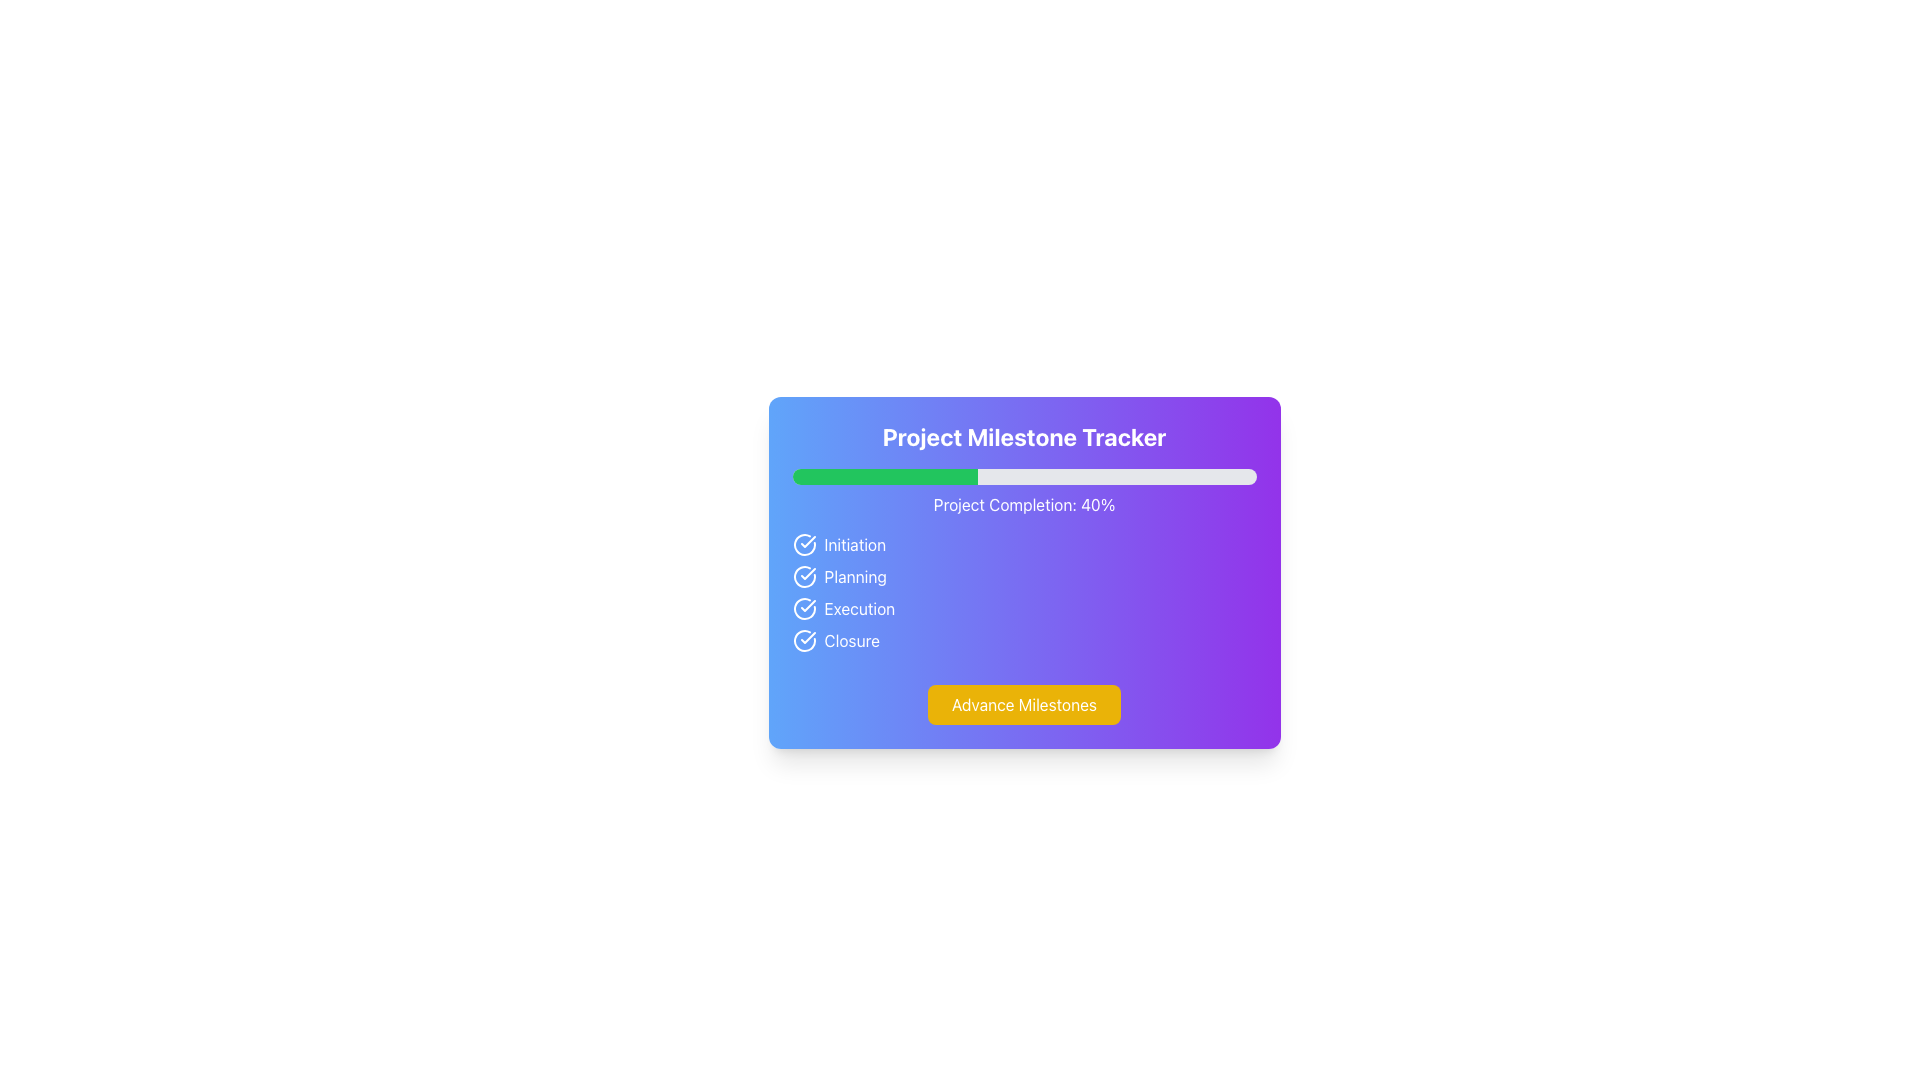 This screenshot has height=1080, width=1920. Describe the element at coordinates (1024, 435) in the screenshot. I see `the large, bold, white text saying 'Project Milestone Tracker' located at the top-center of its rounded rectangular card with a gradient background` at that location.